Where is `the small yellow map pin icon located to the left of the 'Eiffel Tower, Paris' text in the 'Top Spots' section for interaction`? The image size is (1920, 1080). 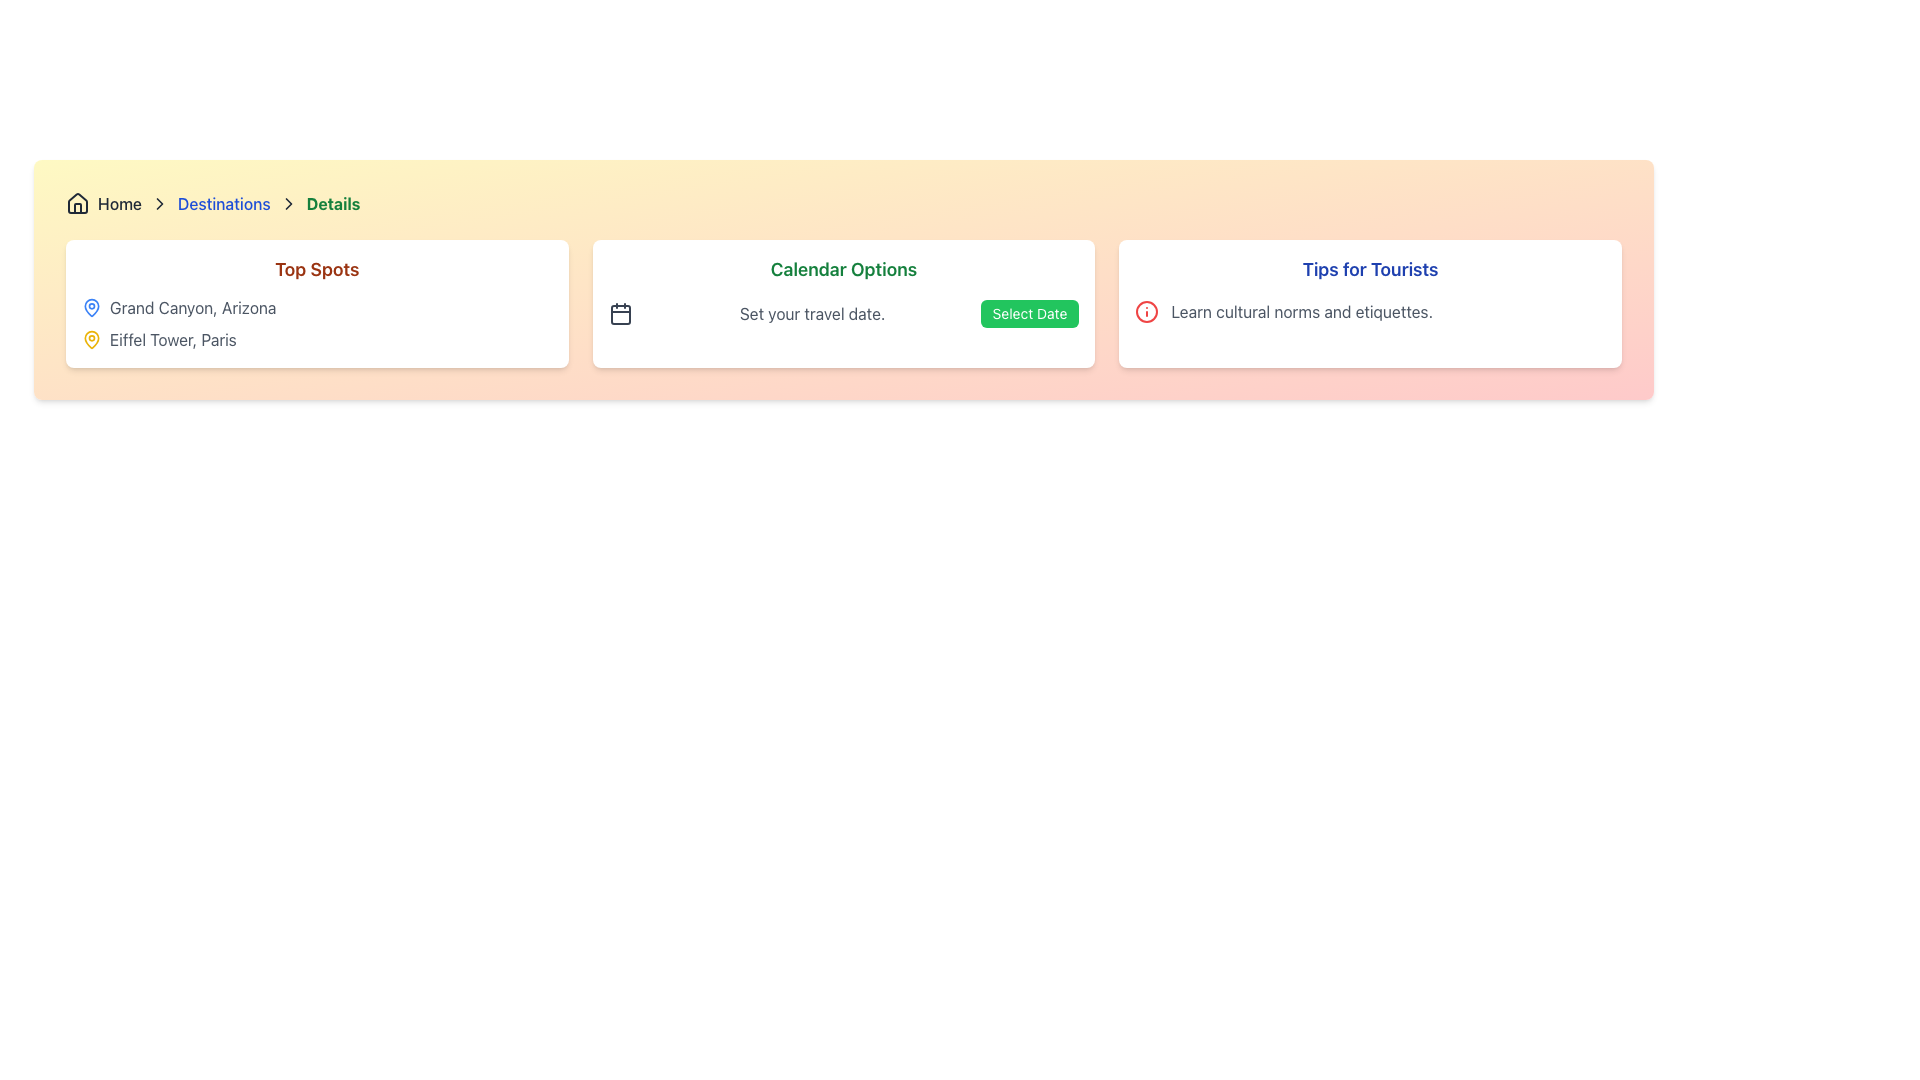 the small yellow map pin icon located to the left of the 'Eiffel Tower, Paris' text in the 'Top Spots' section for interaction is located at coordinates (90, 338).